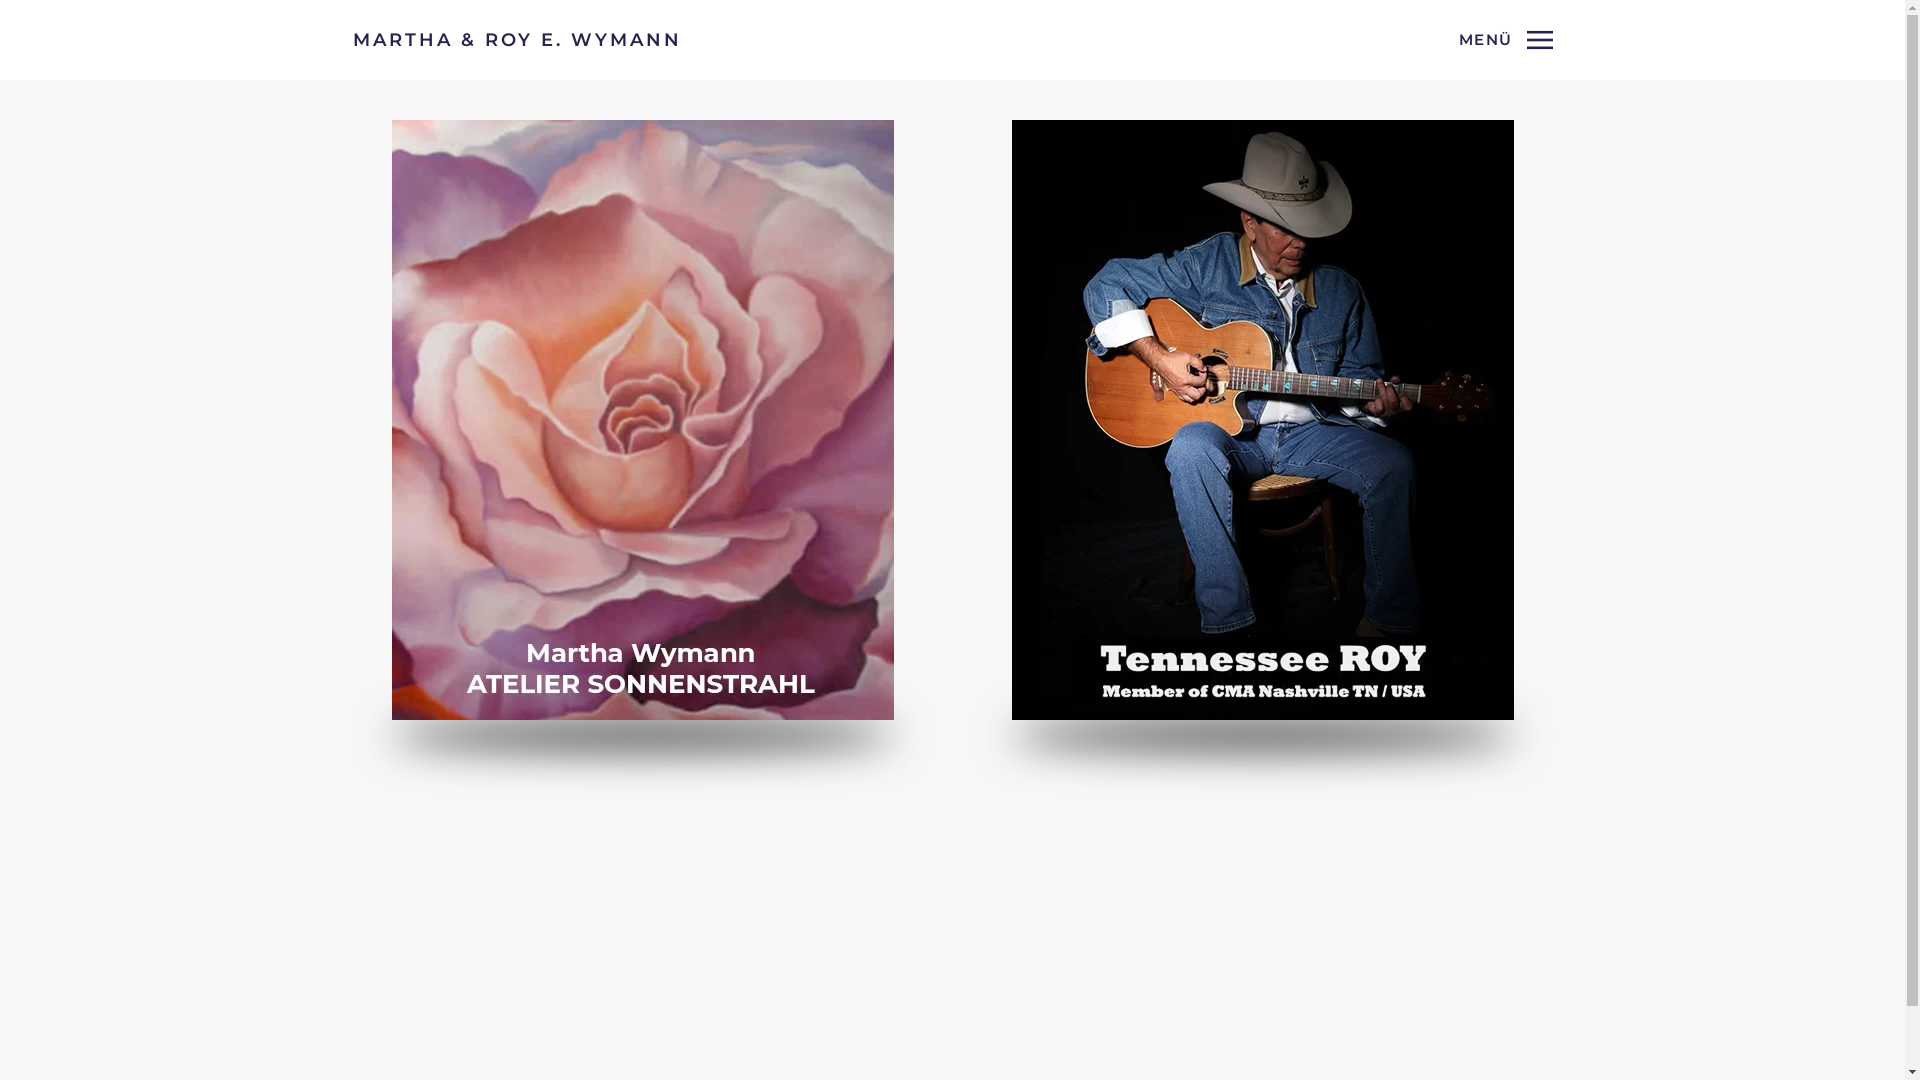 This screenshot has width=1920, height=1080. Describe the element at coordinates (516, 39) in the screenshot. I see `'MARTHA & ROY E. WYMANN'` at that location.